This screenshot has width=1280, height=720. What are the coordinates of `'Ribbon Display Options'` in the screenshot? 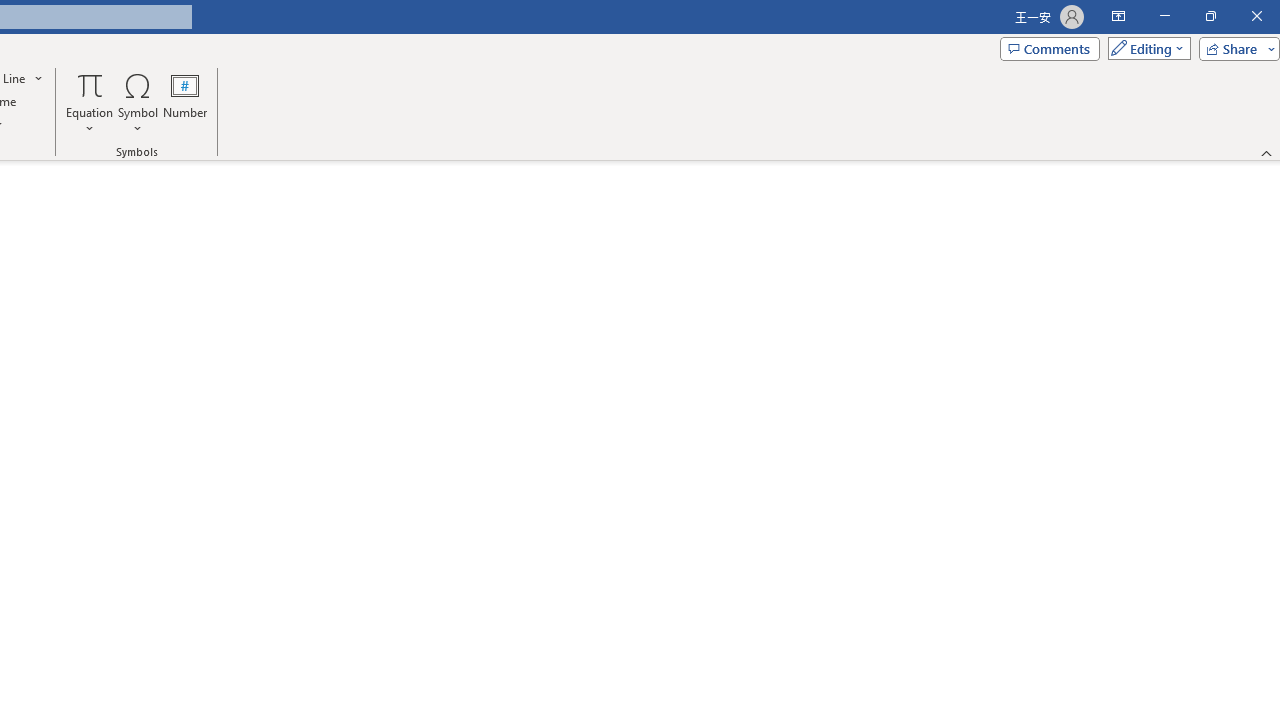 It's located at (1117, 16).